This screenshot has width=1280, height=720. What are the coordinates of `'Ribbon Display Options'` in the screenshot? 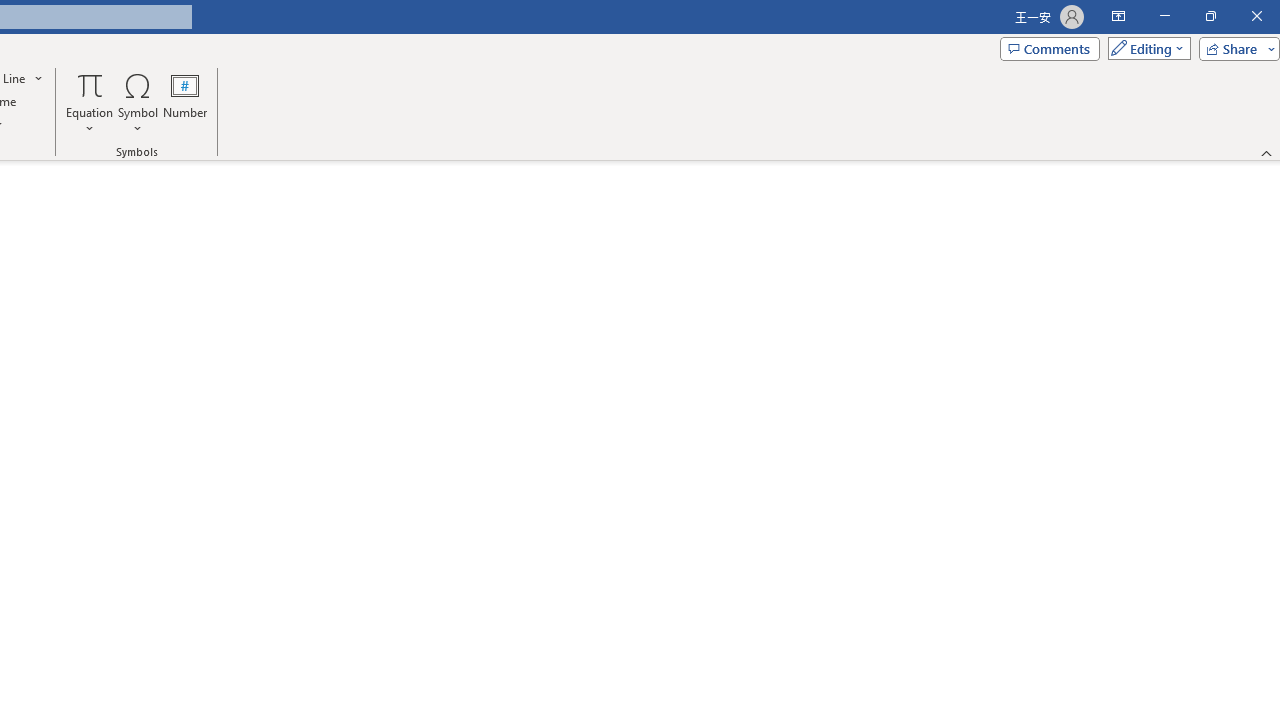 It's located at (1117, 16).